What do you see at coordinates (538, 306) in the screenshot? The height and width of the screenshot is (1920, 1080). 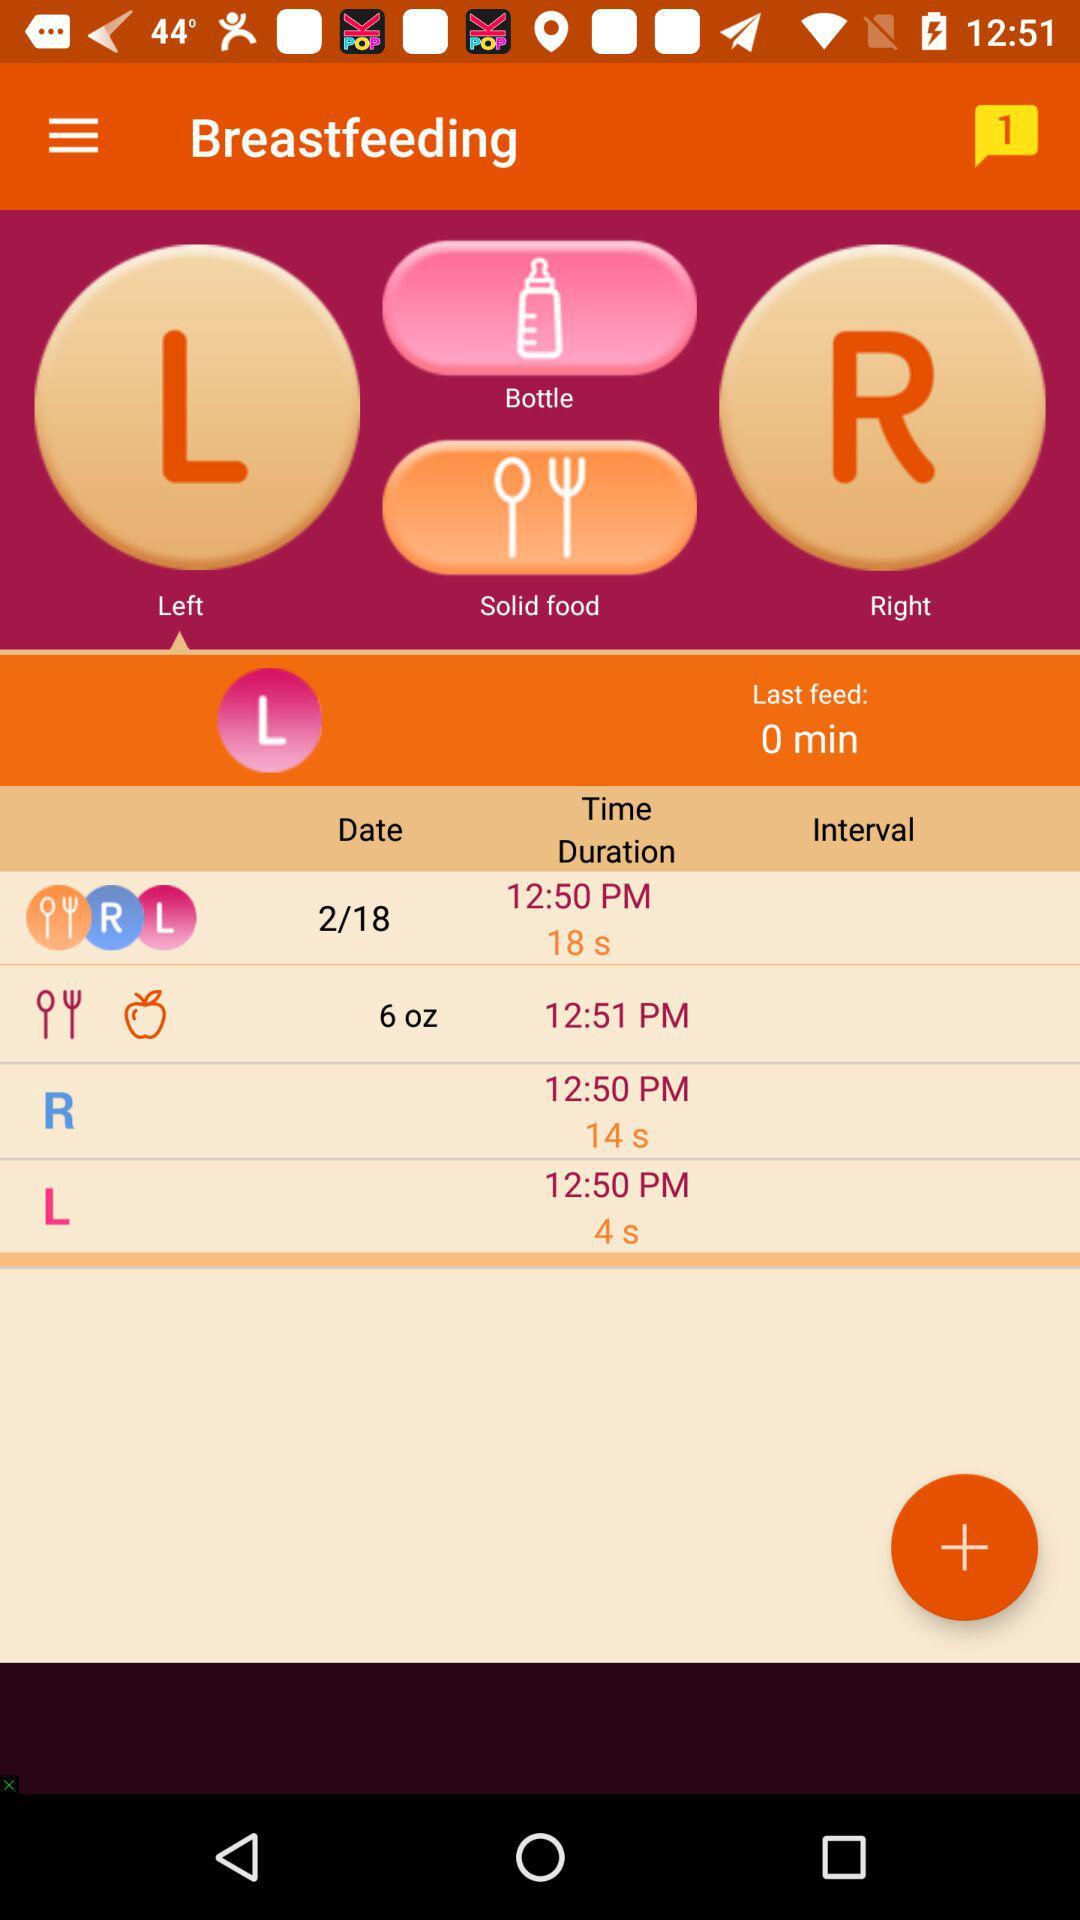 I see `the more icon` at bounding box center [538, 306].